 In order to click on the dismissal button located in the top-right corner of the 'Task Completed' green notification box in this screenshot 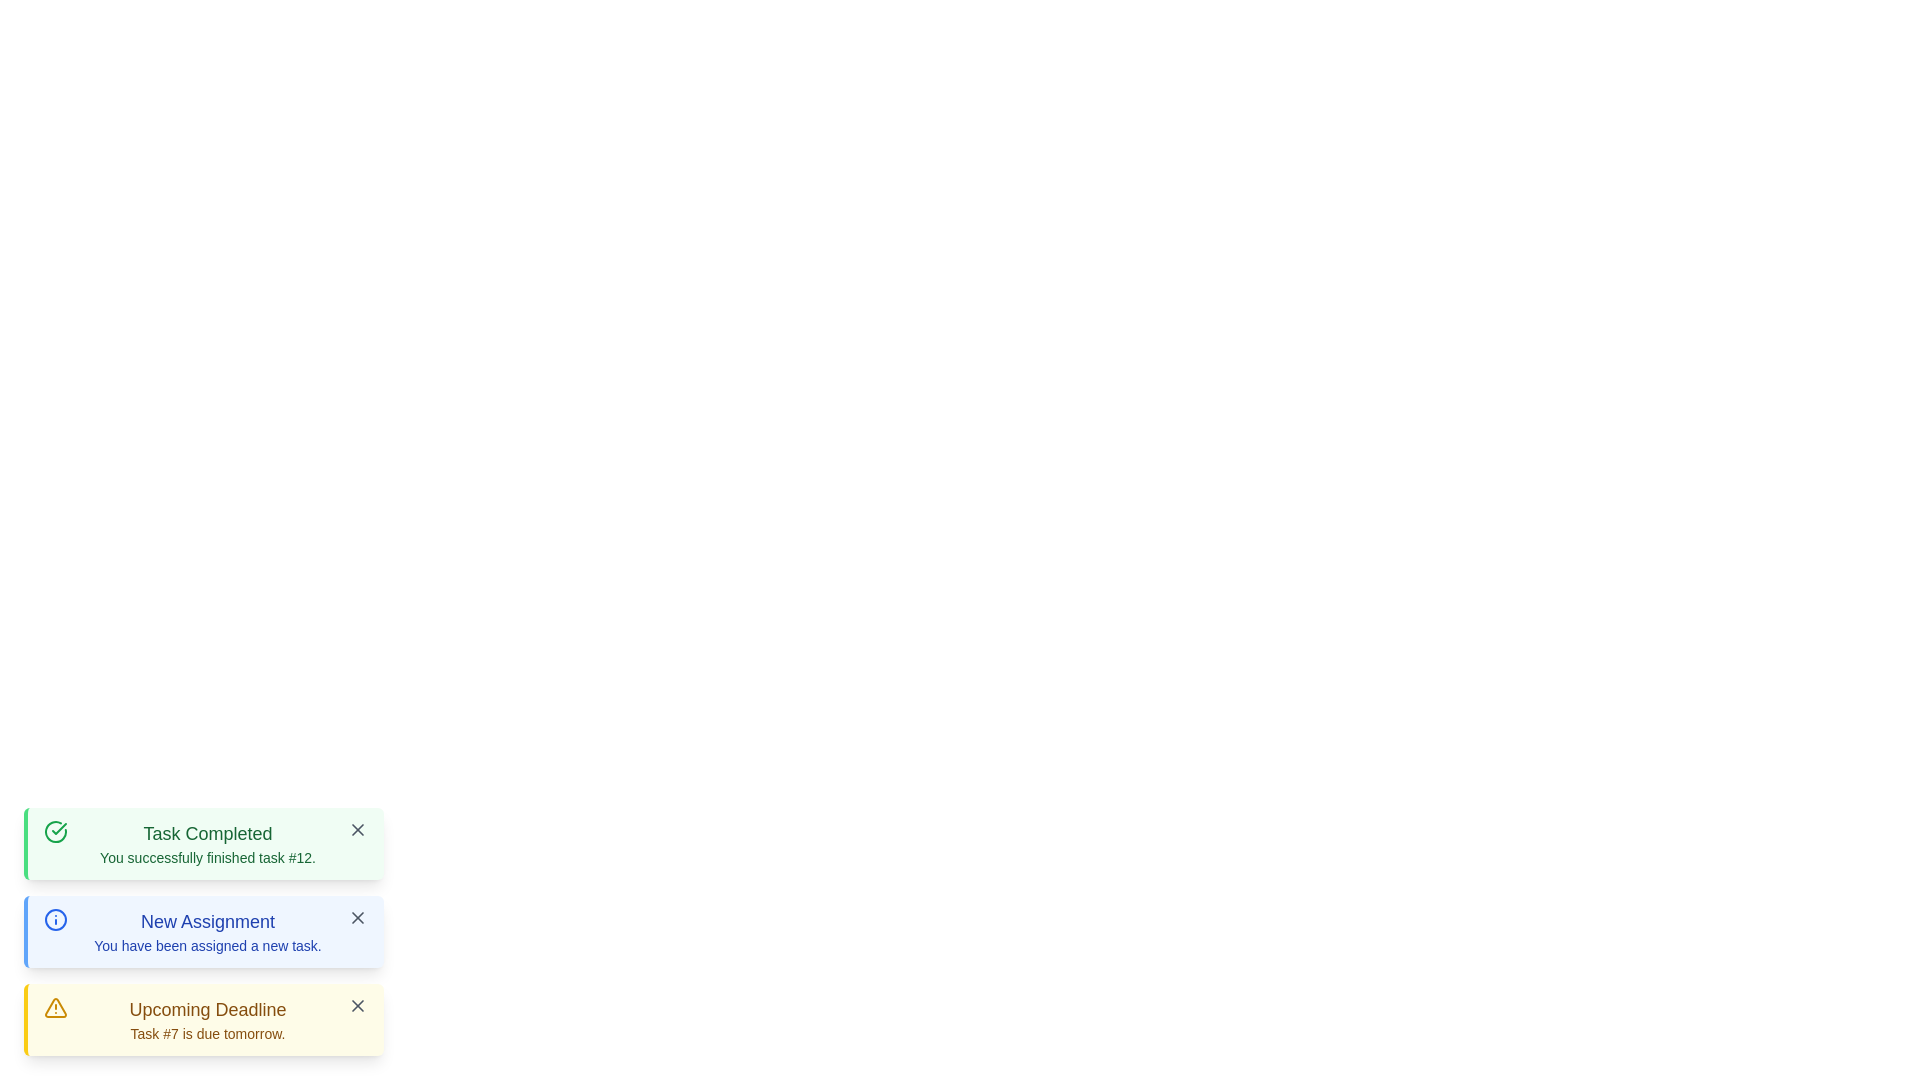, I will do `click(358, 829)`.